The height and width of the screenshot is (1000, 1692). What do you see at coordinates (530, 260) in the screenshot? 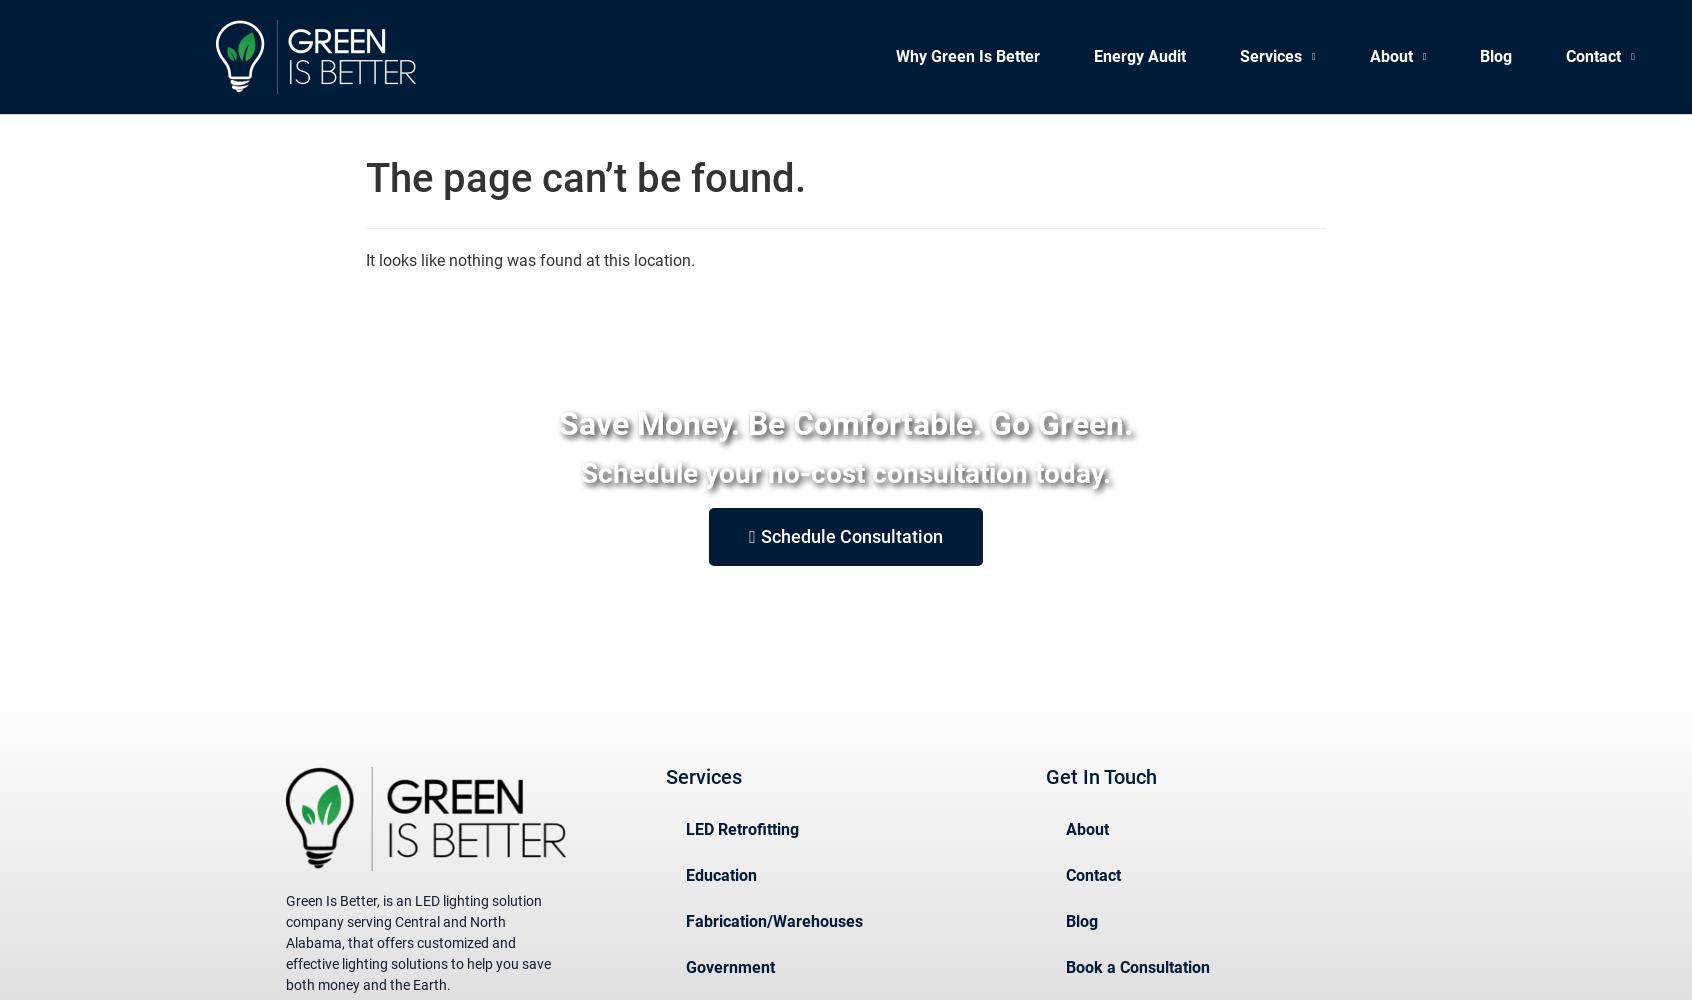
I see `'It looks like nothing was found at this location.'` at bounding box center [530, 260].